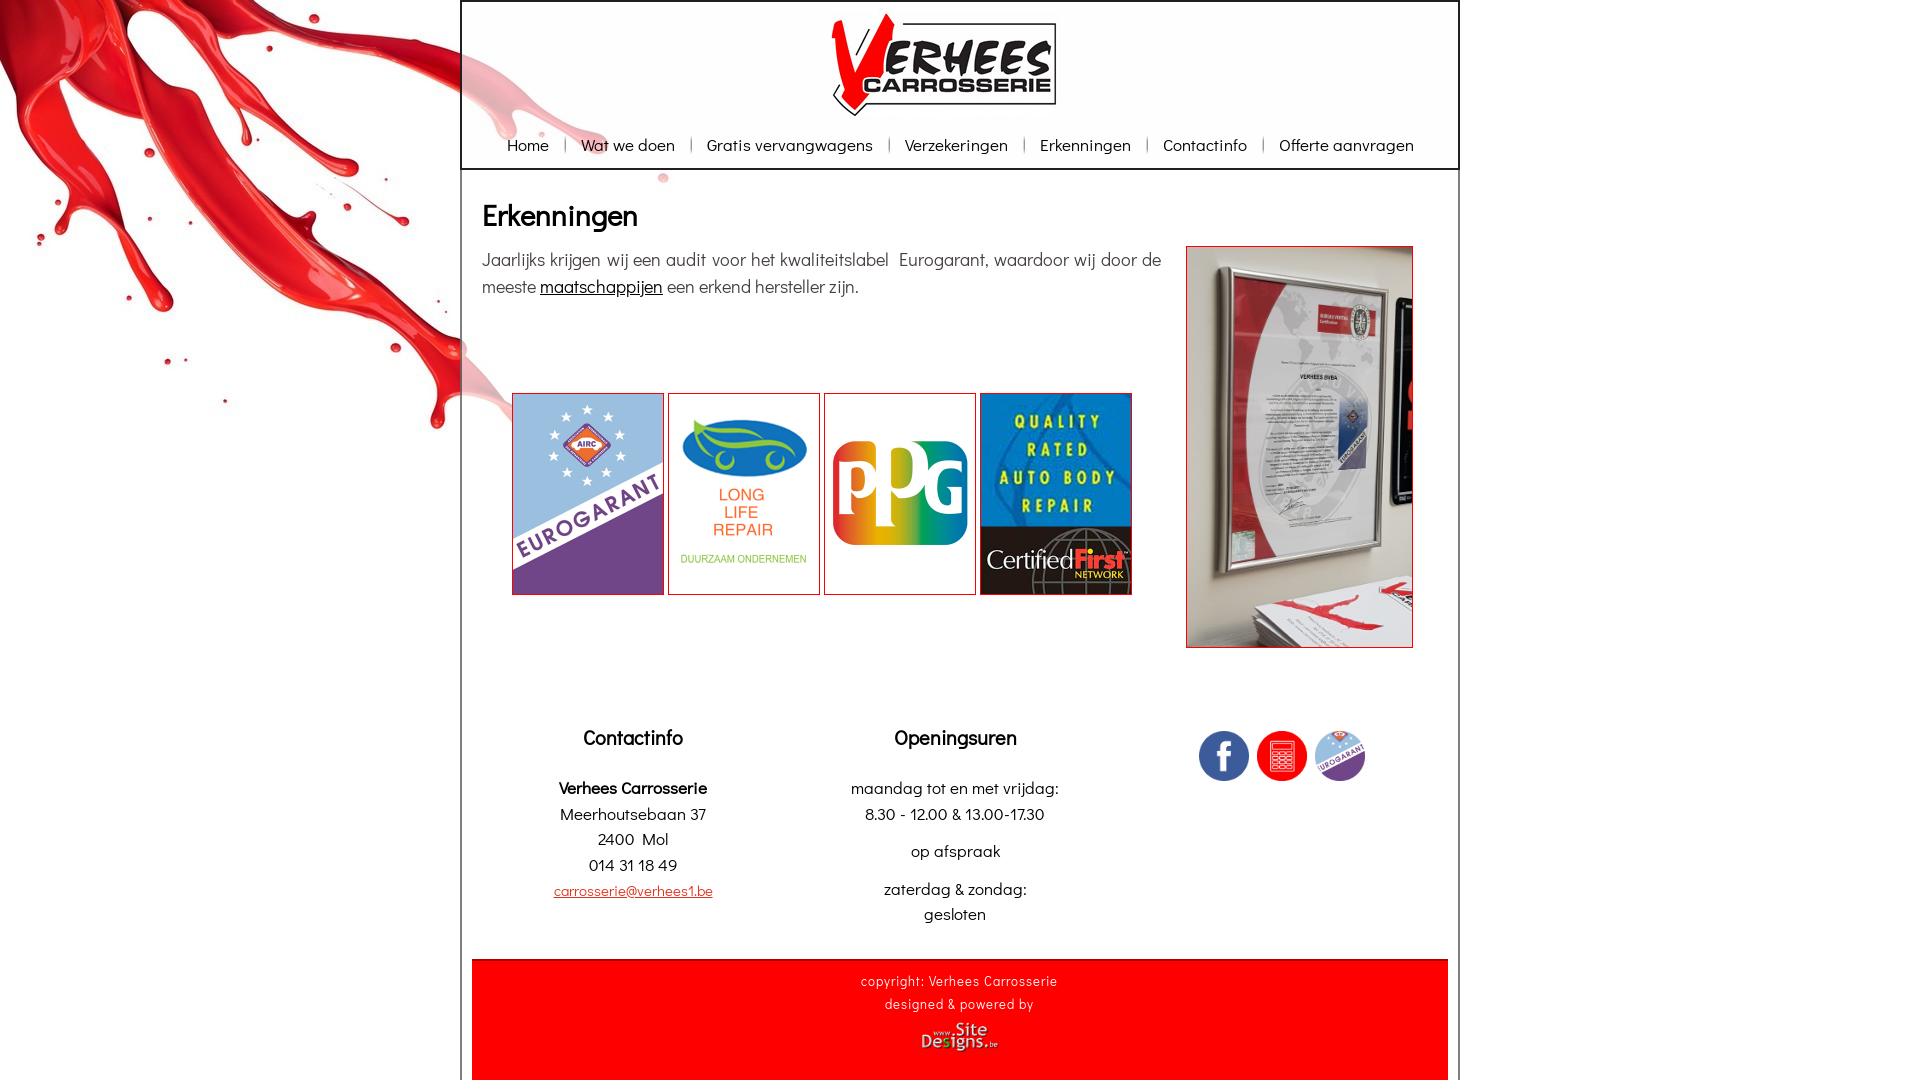 The width and height of the screenshot is (1920, 1080). I want to click on 'Verzekeringen', so click(955, 143).